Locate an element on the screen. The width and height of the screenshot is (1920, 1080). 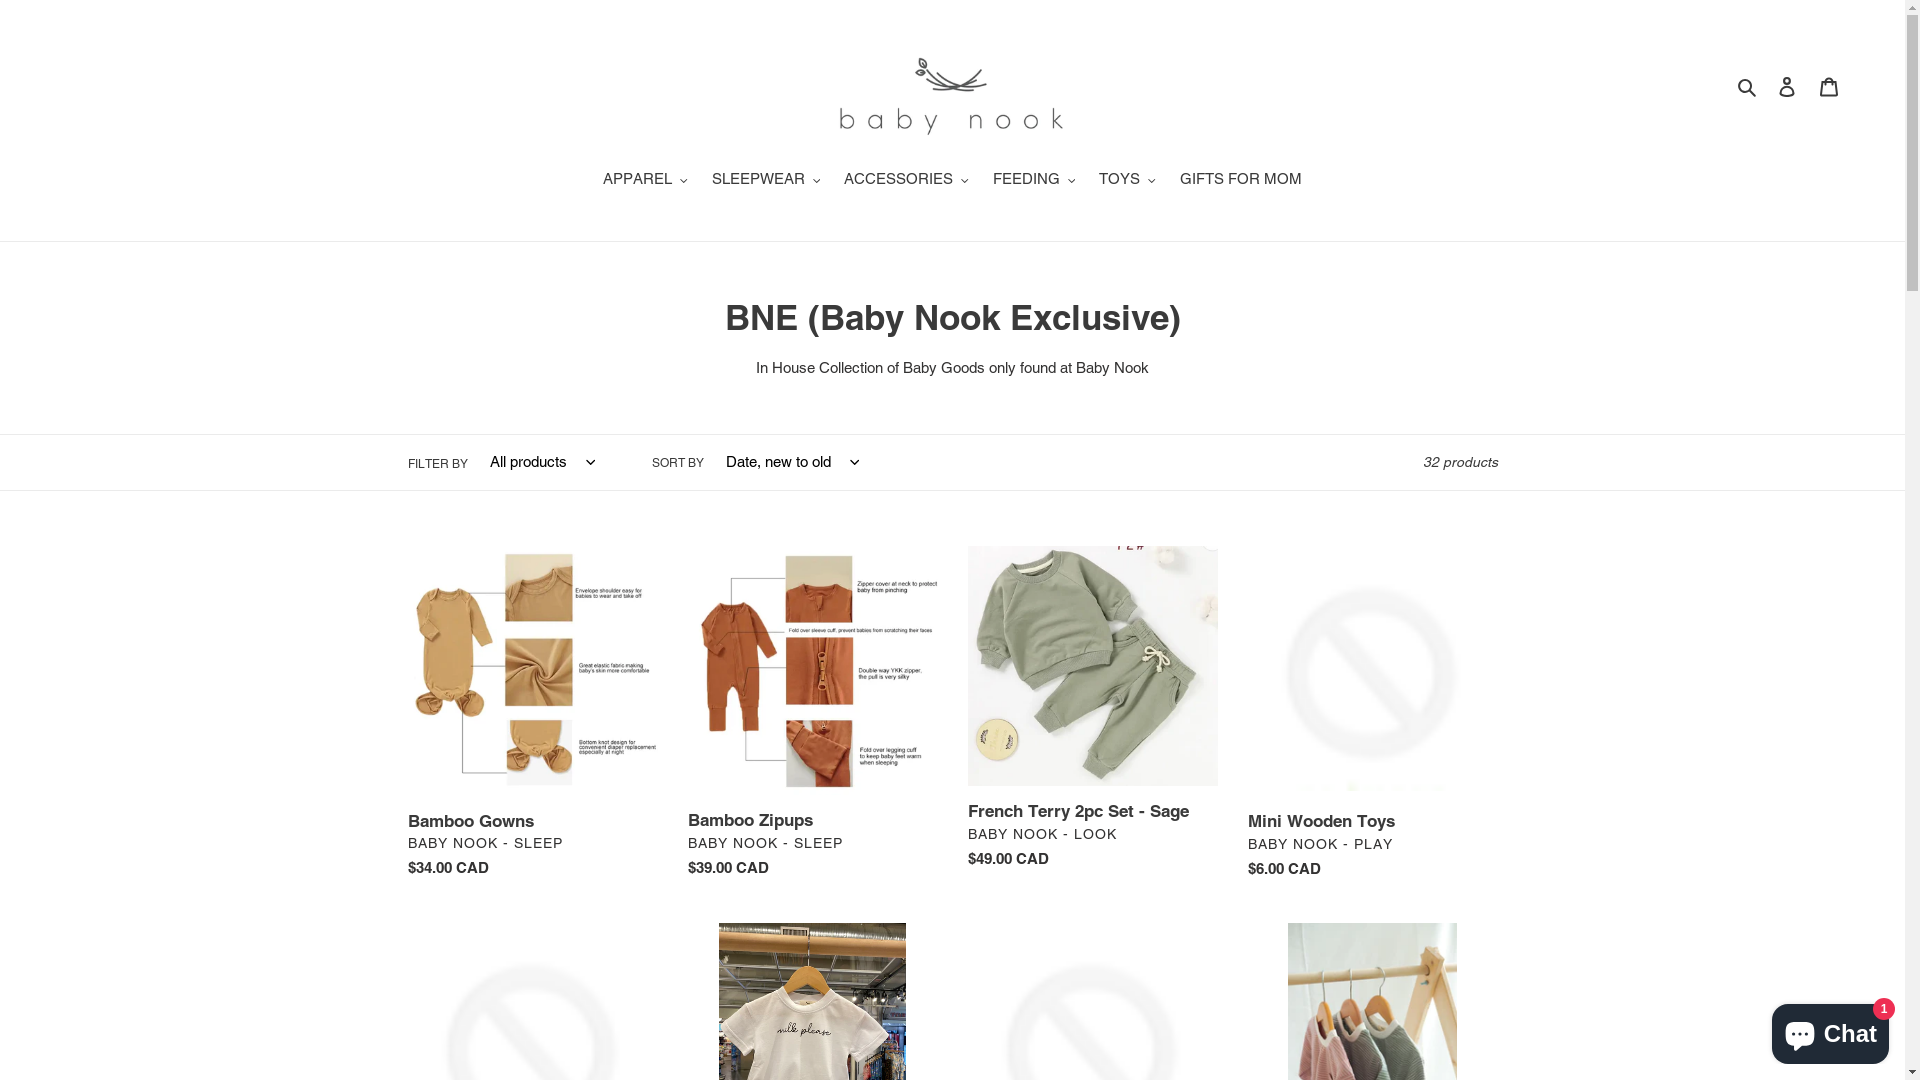
'FEEDING' is located at coordinates (983, 181).